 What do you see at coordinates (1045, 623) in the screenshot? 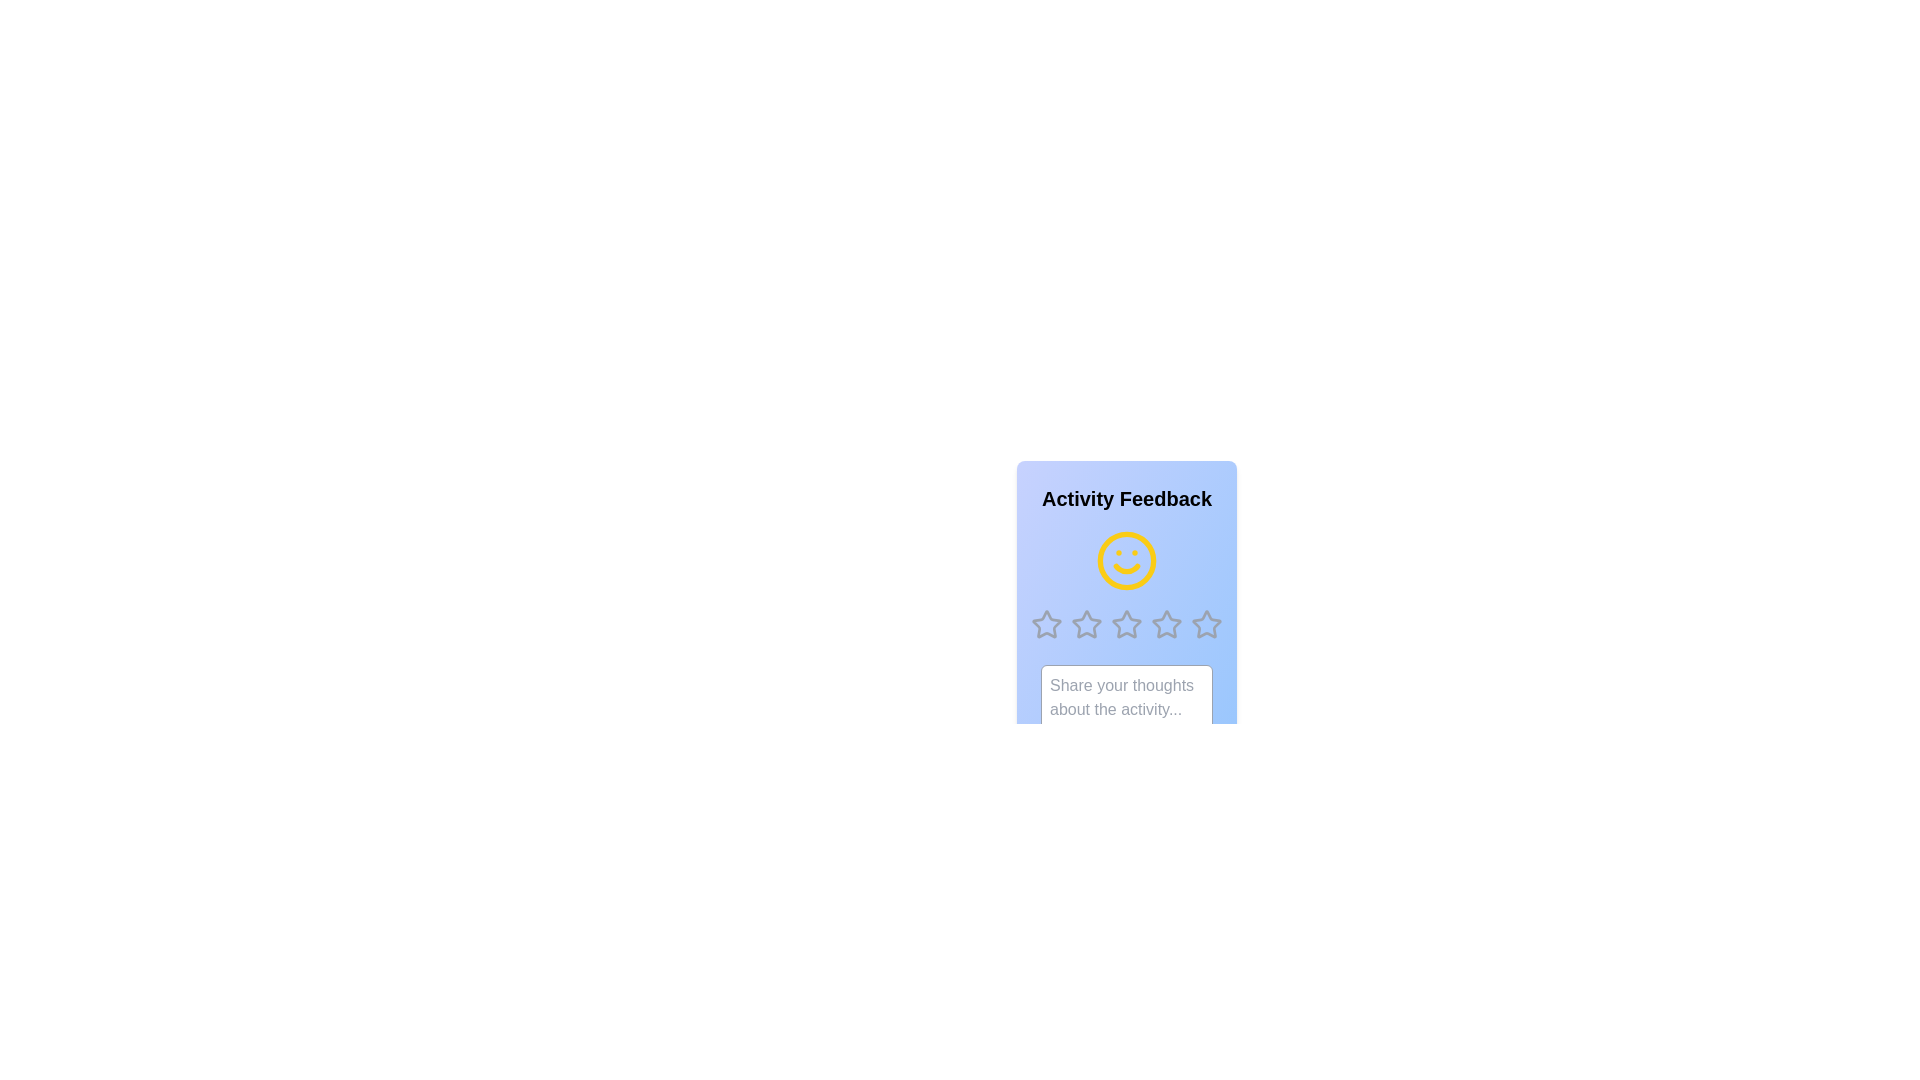
I see `first star icon in the rating section, which is styled in gray and located below the smiling face icon, for accessibility purposes` at bounding box center [1045, 623].